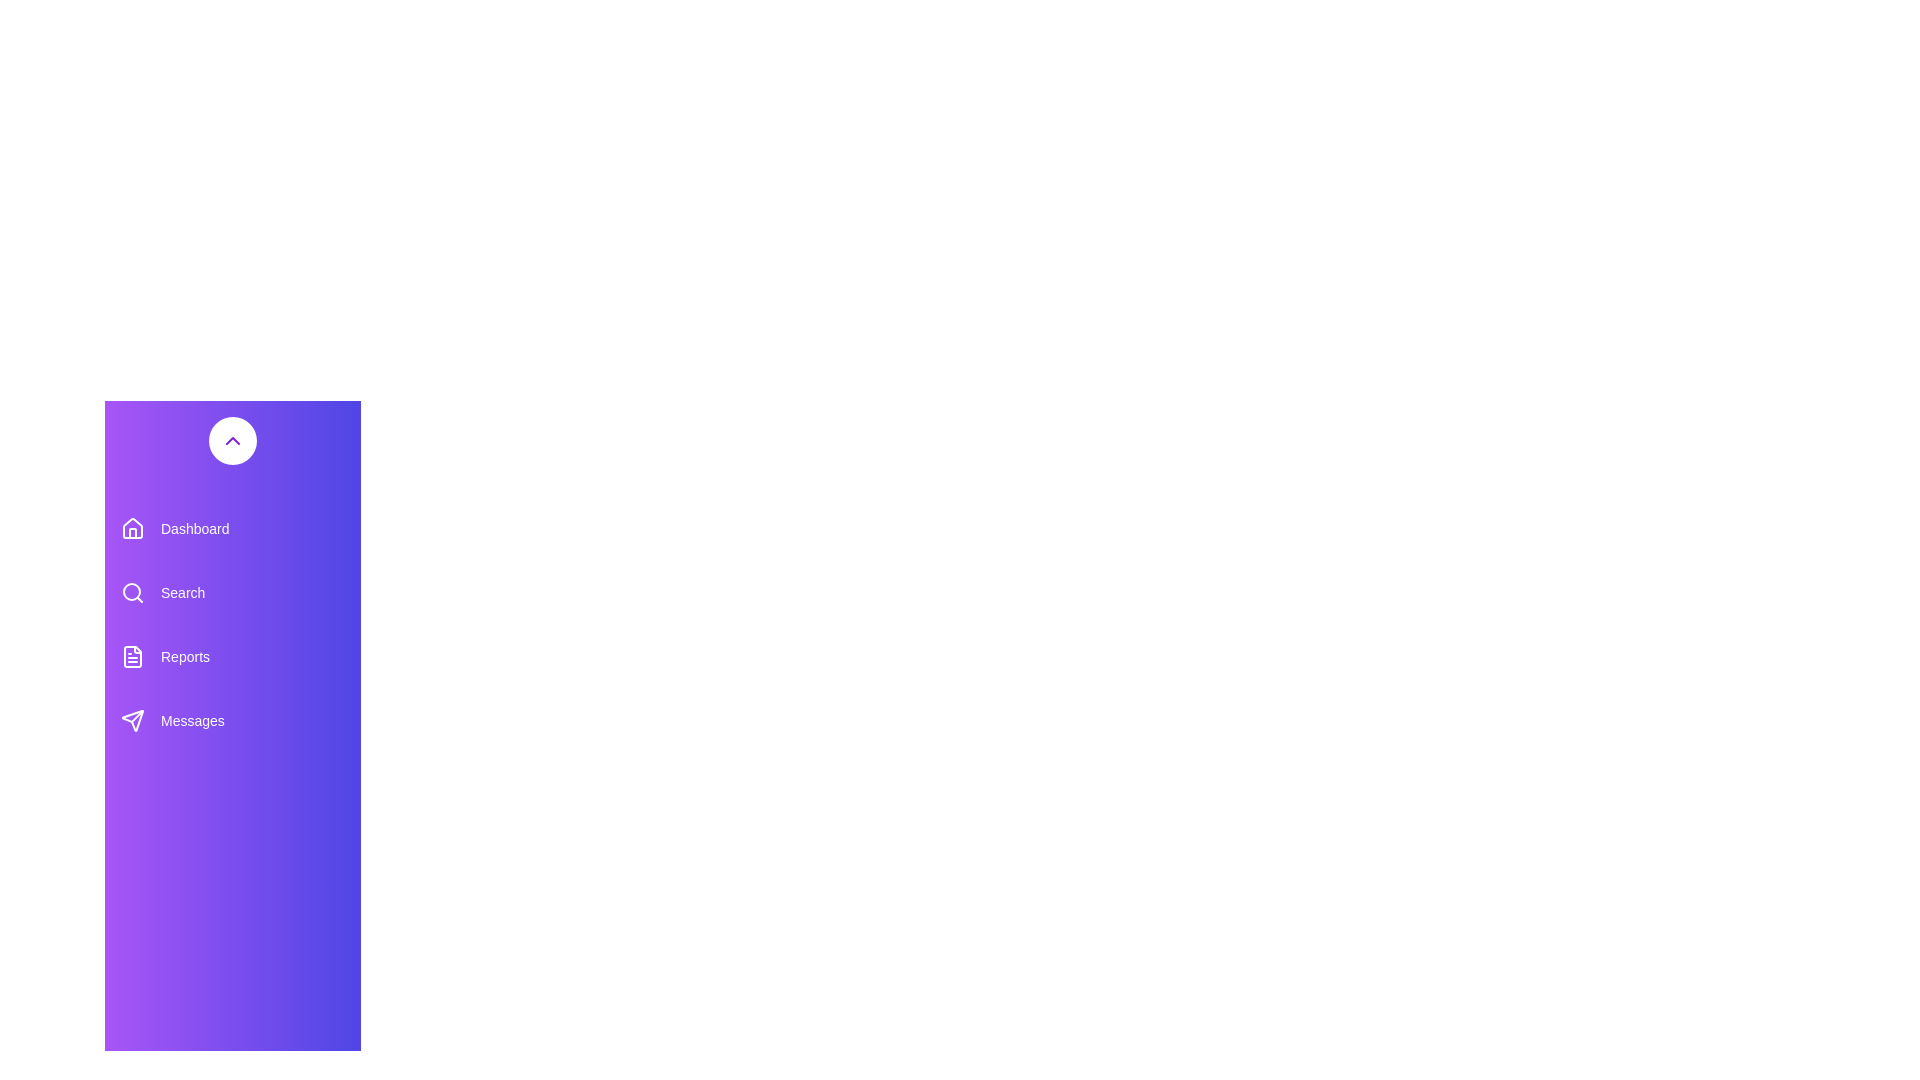 This screenshot has width=1920, height=1080. Describe the element at coordinates (183, 592) in the screenshot. I see `the 'Search' text label located in the left-side navigation menu, beneath 'Dashboard' and above 'Reports'` at that location.